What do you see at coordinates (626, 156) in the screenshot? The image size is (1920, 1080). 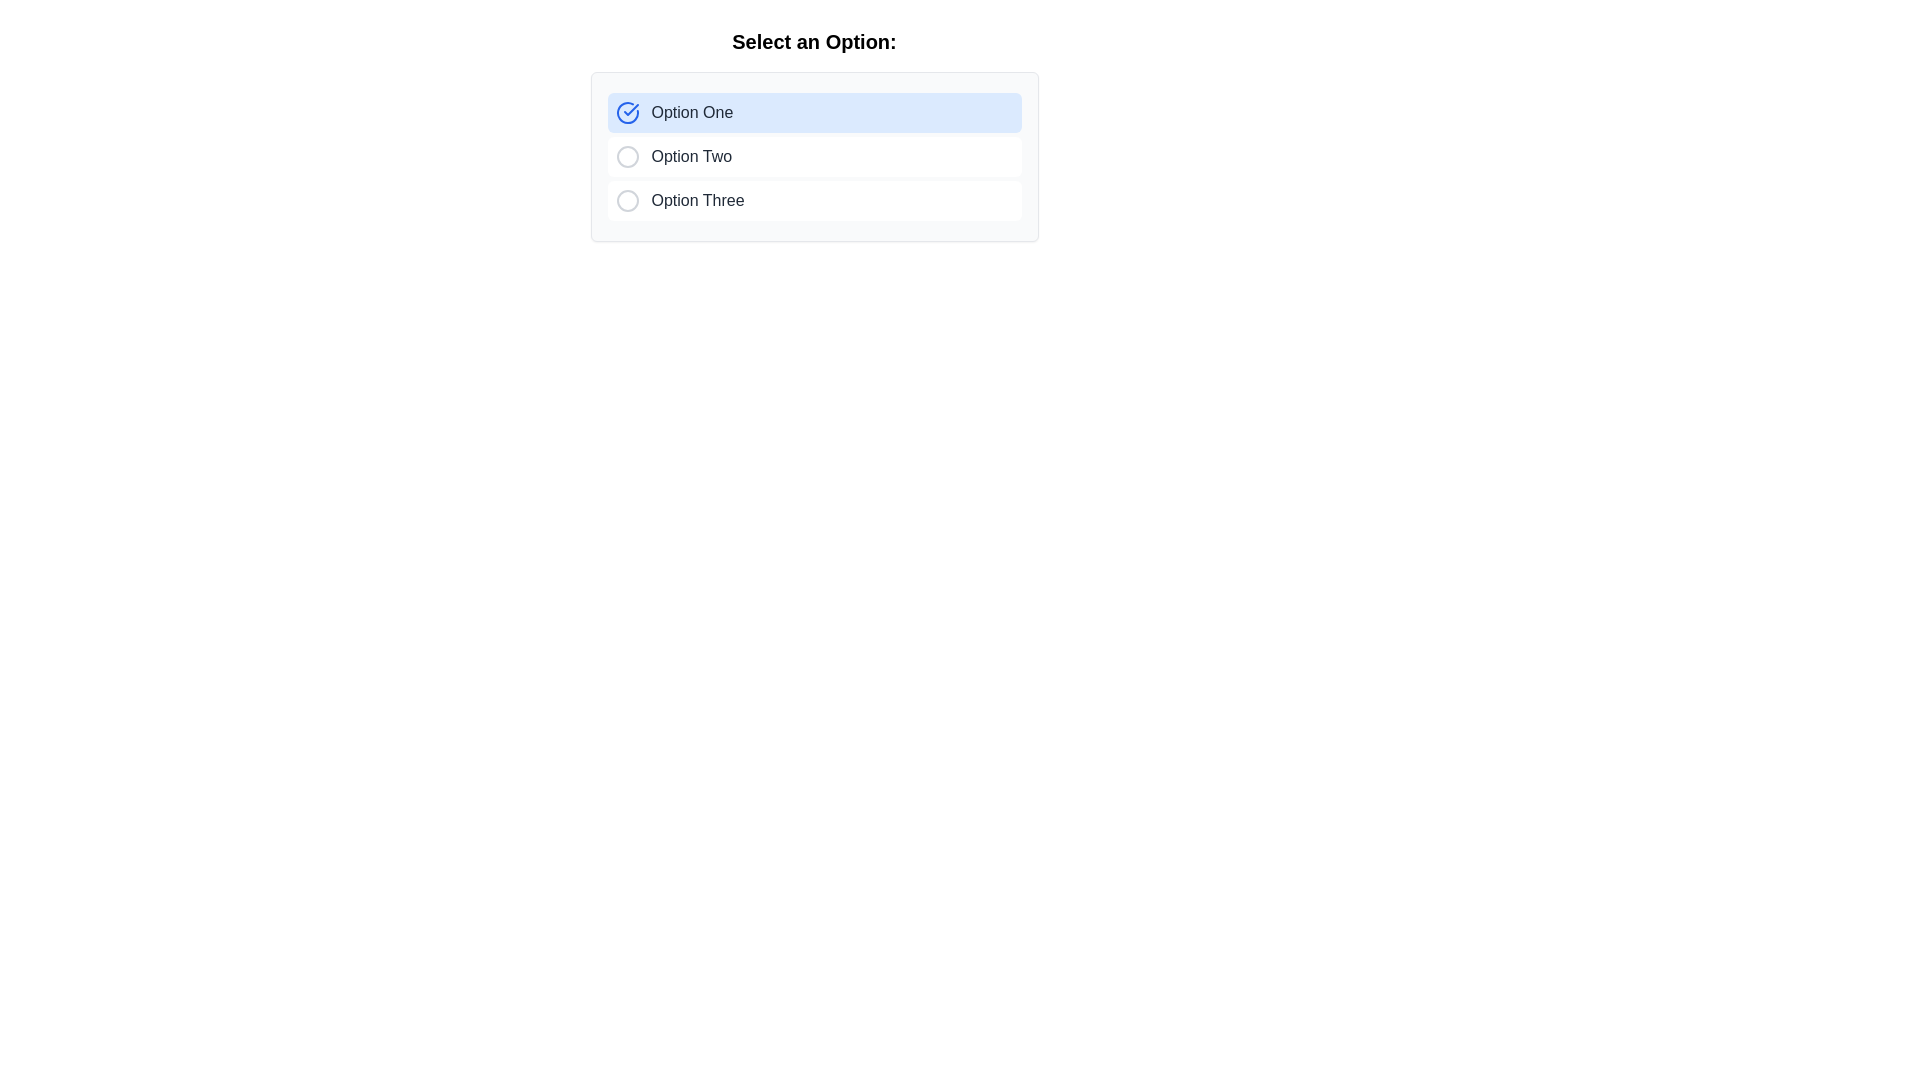 I see `the second radio button marker indicating 'Option Two'` at bounding box center [626, 156].